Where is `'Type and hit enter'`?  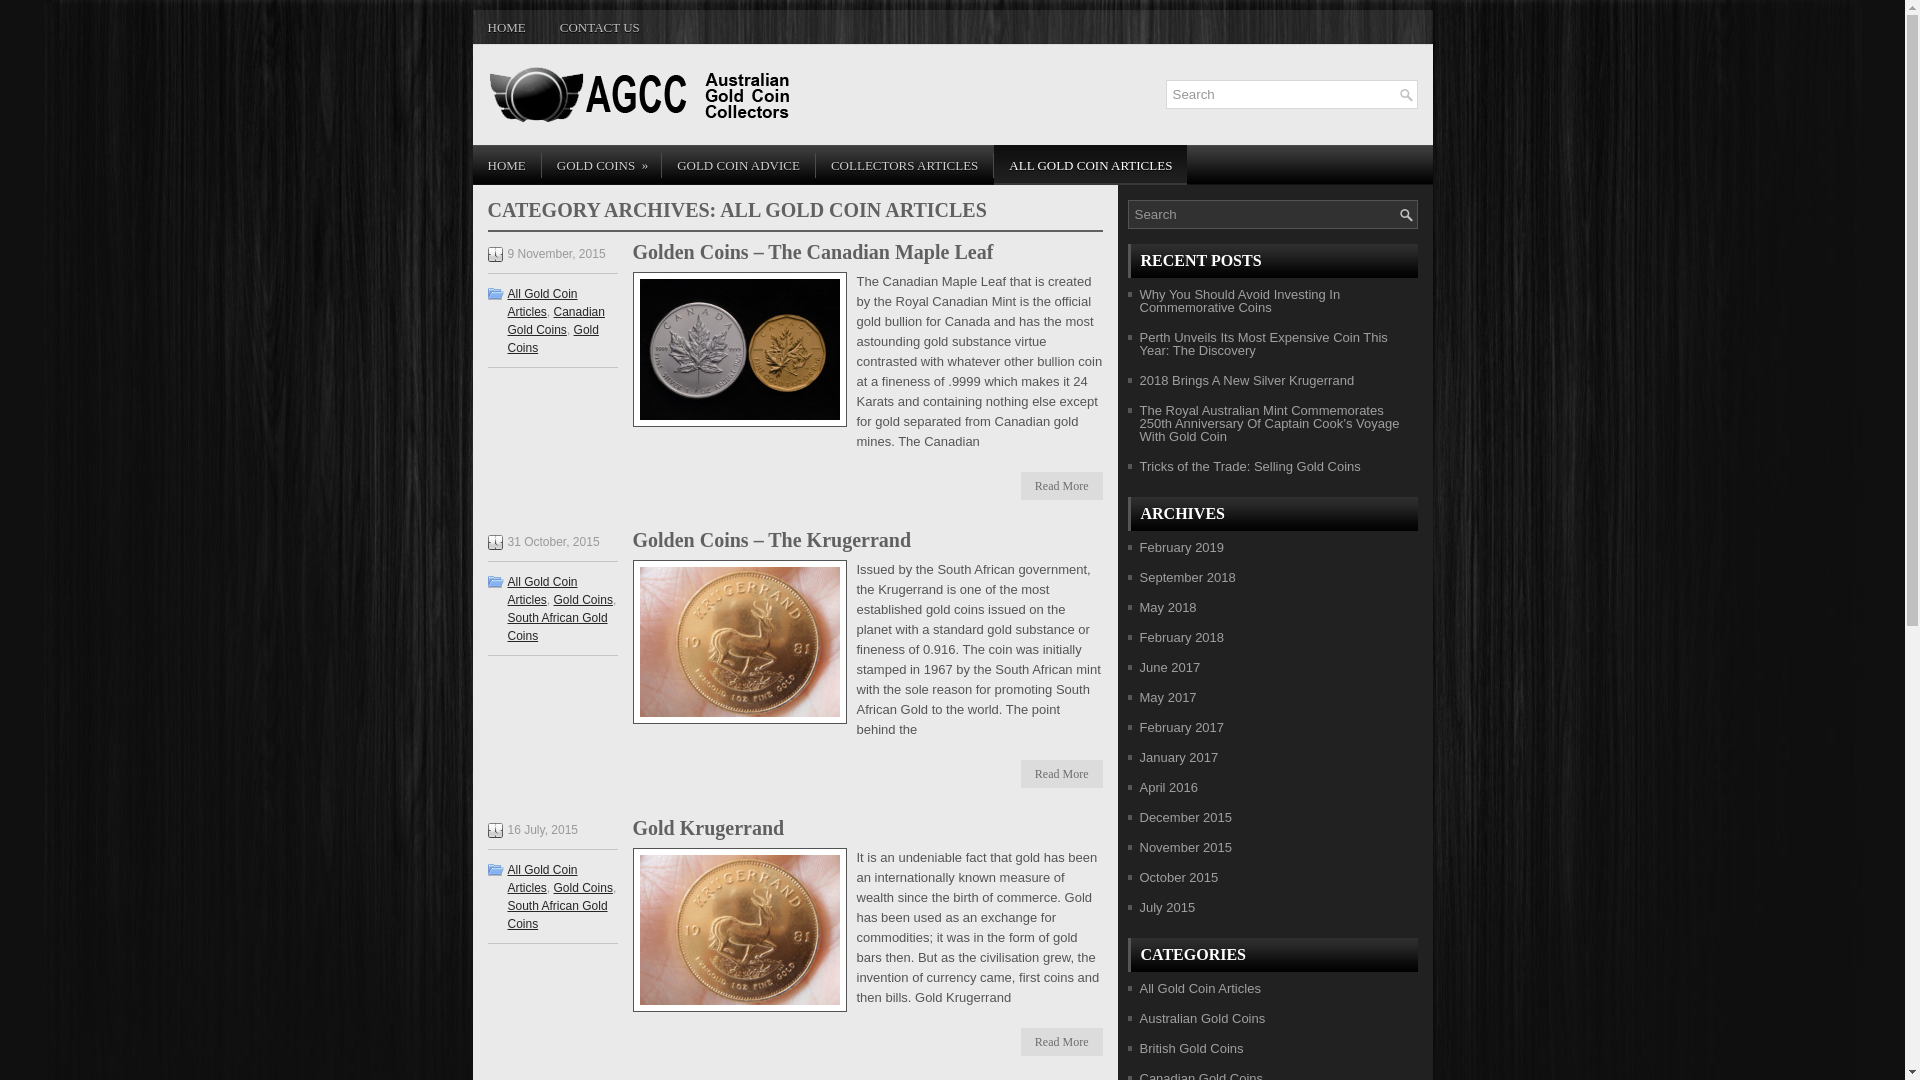 'Type and hit enter' is located at coordinates (1271, 214).